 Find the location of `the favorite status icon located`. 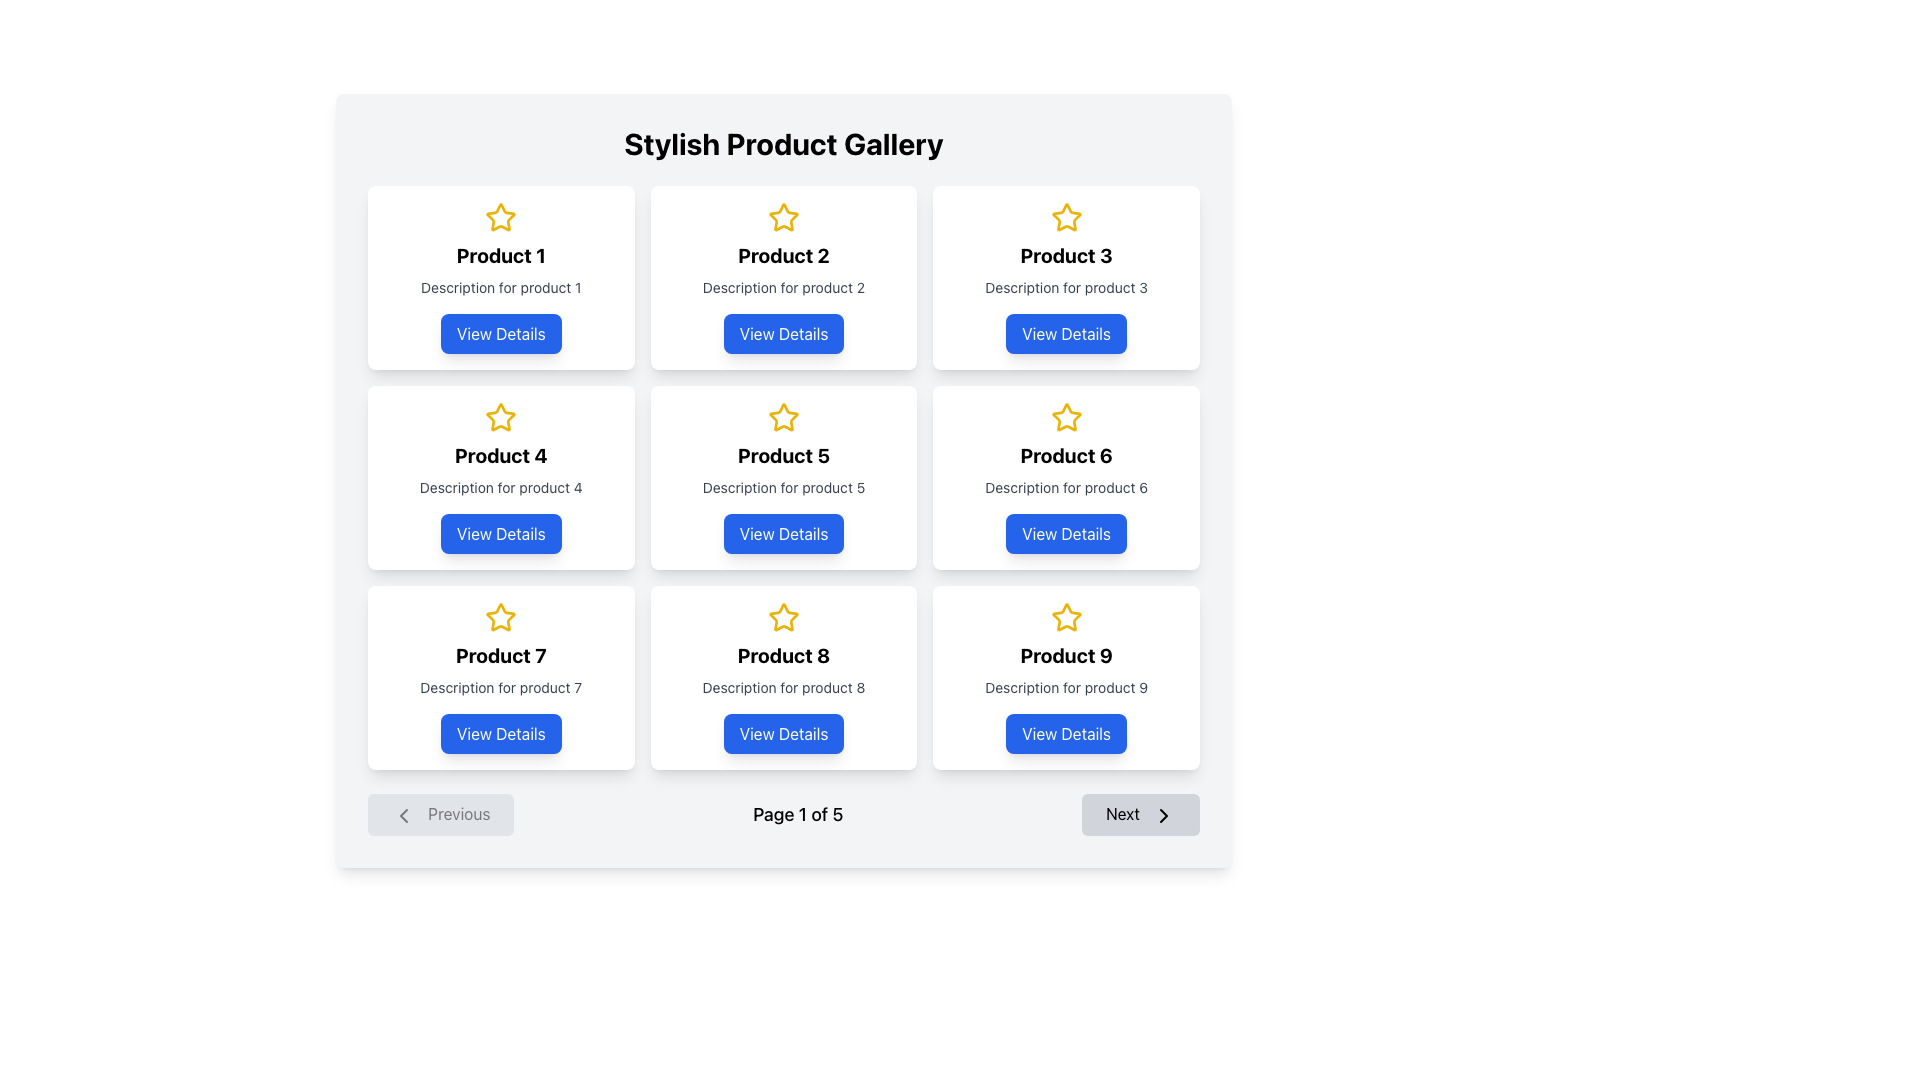

the favorite status icon located is located at coordinates (782, 616).